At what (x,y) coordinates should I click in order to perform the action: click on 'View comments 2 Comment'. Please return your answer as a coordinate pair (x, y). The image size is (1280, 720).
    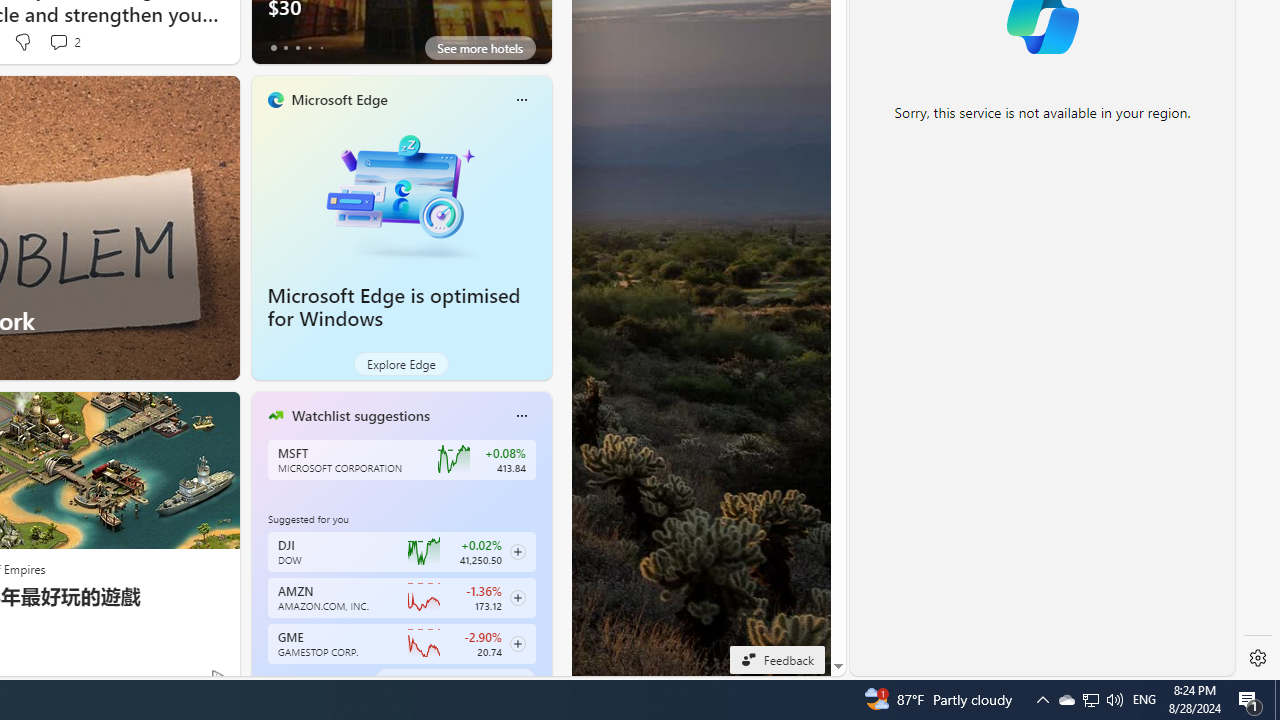
    Looking at the image, I should click on (64, 42).